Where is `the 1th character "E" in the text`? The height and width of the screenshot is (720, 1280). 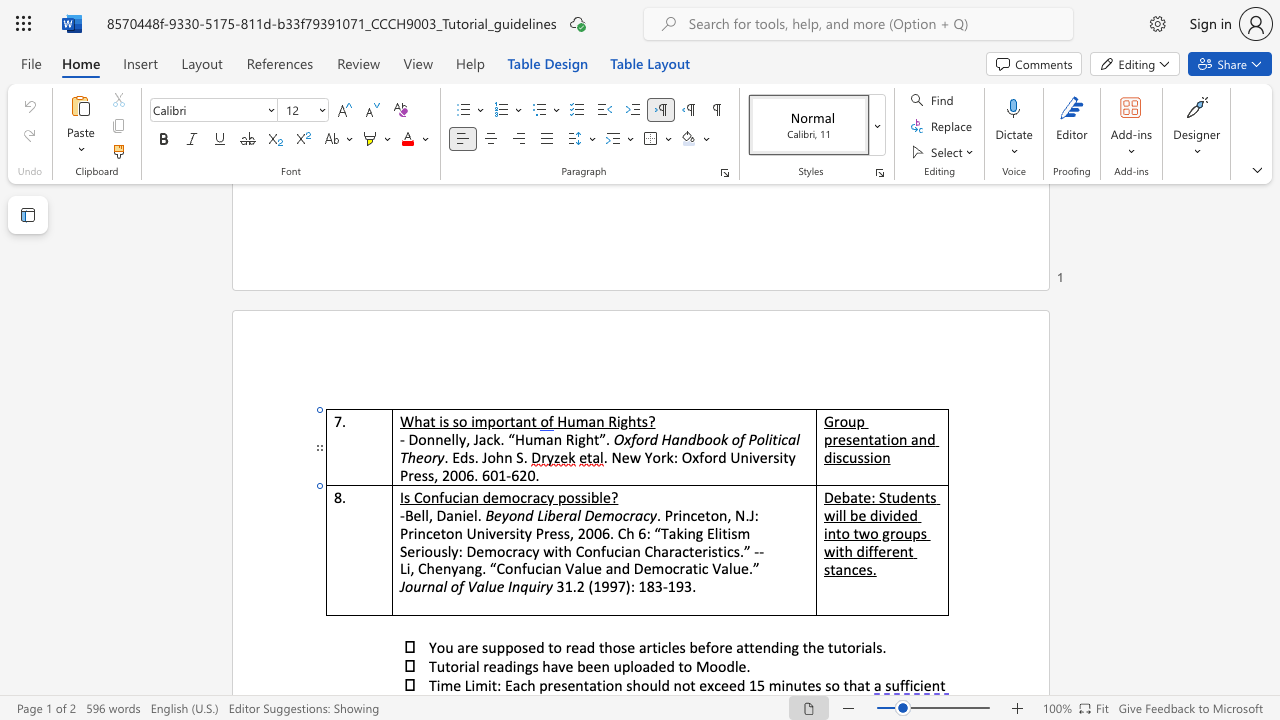 the 1th character "E" in the text is located at coordinates (455, 457).